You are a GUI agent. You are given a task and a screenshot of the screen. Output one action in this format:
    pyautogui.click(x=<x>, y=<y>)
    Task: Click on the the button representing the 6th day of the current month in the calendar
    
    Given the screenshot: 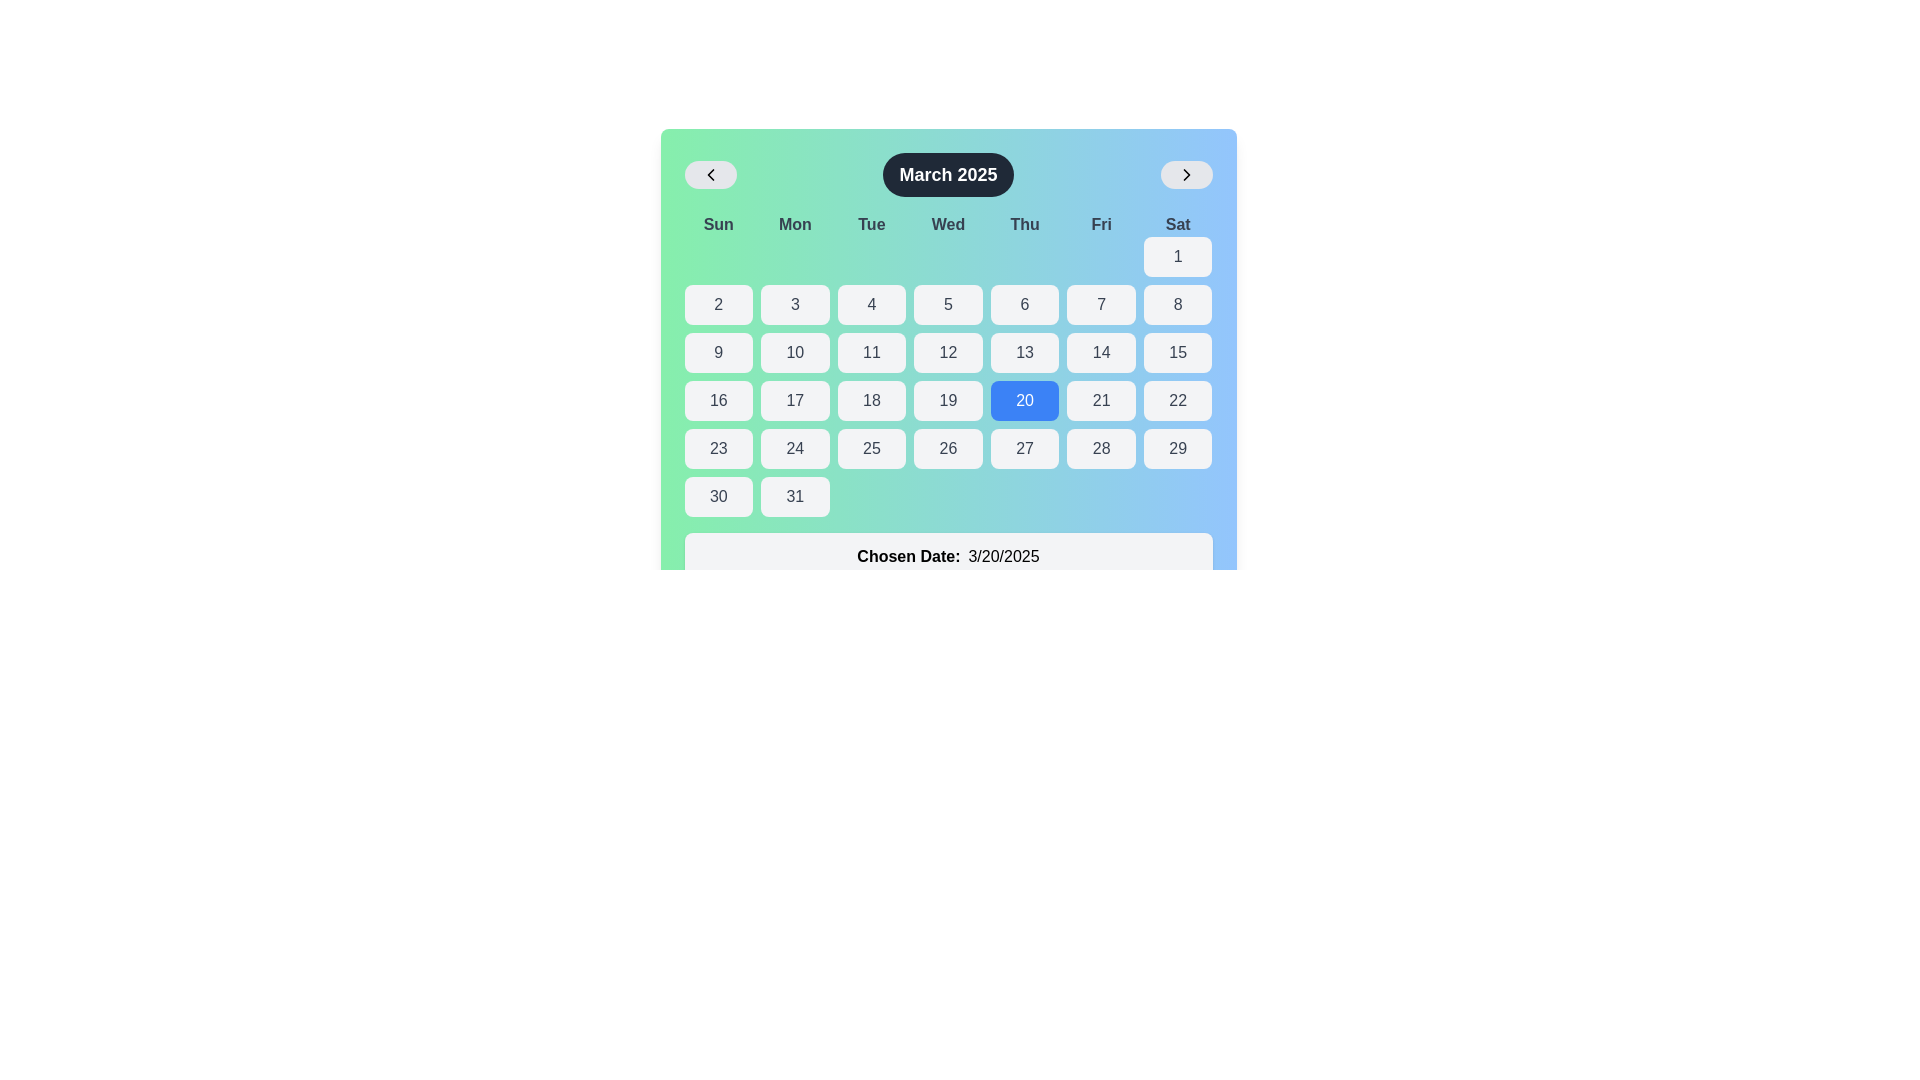 What is the action you would take?
    pyautogui.click(x=1025, y=304)
    